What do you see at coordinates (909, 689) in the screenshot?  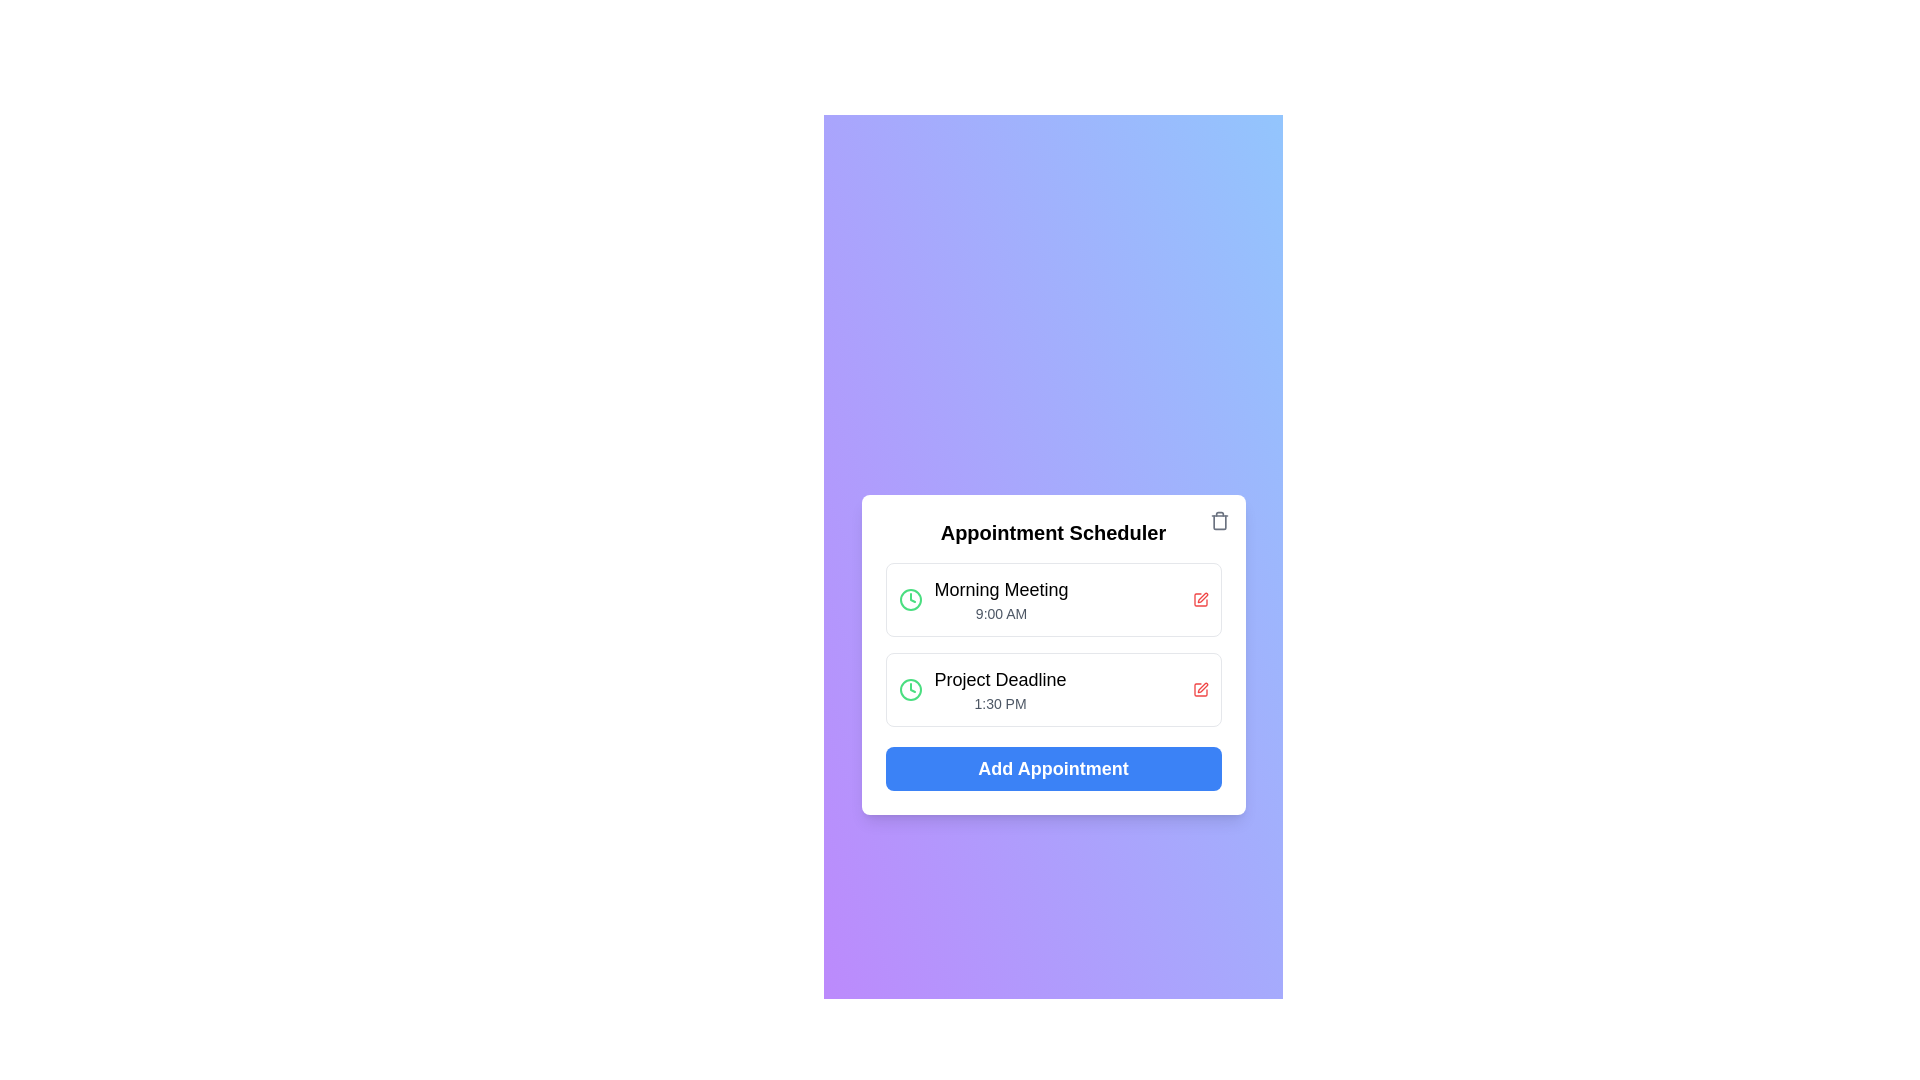 I see `the circular green clock icon located to the left of the text 'Morning Meeting' in the scheduler interface` at bounding box center [909, 689].